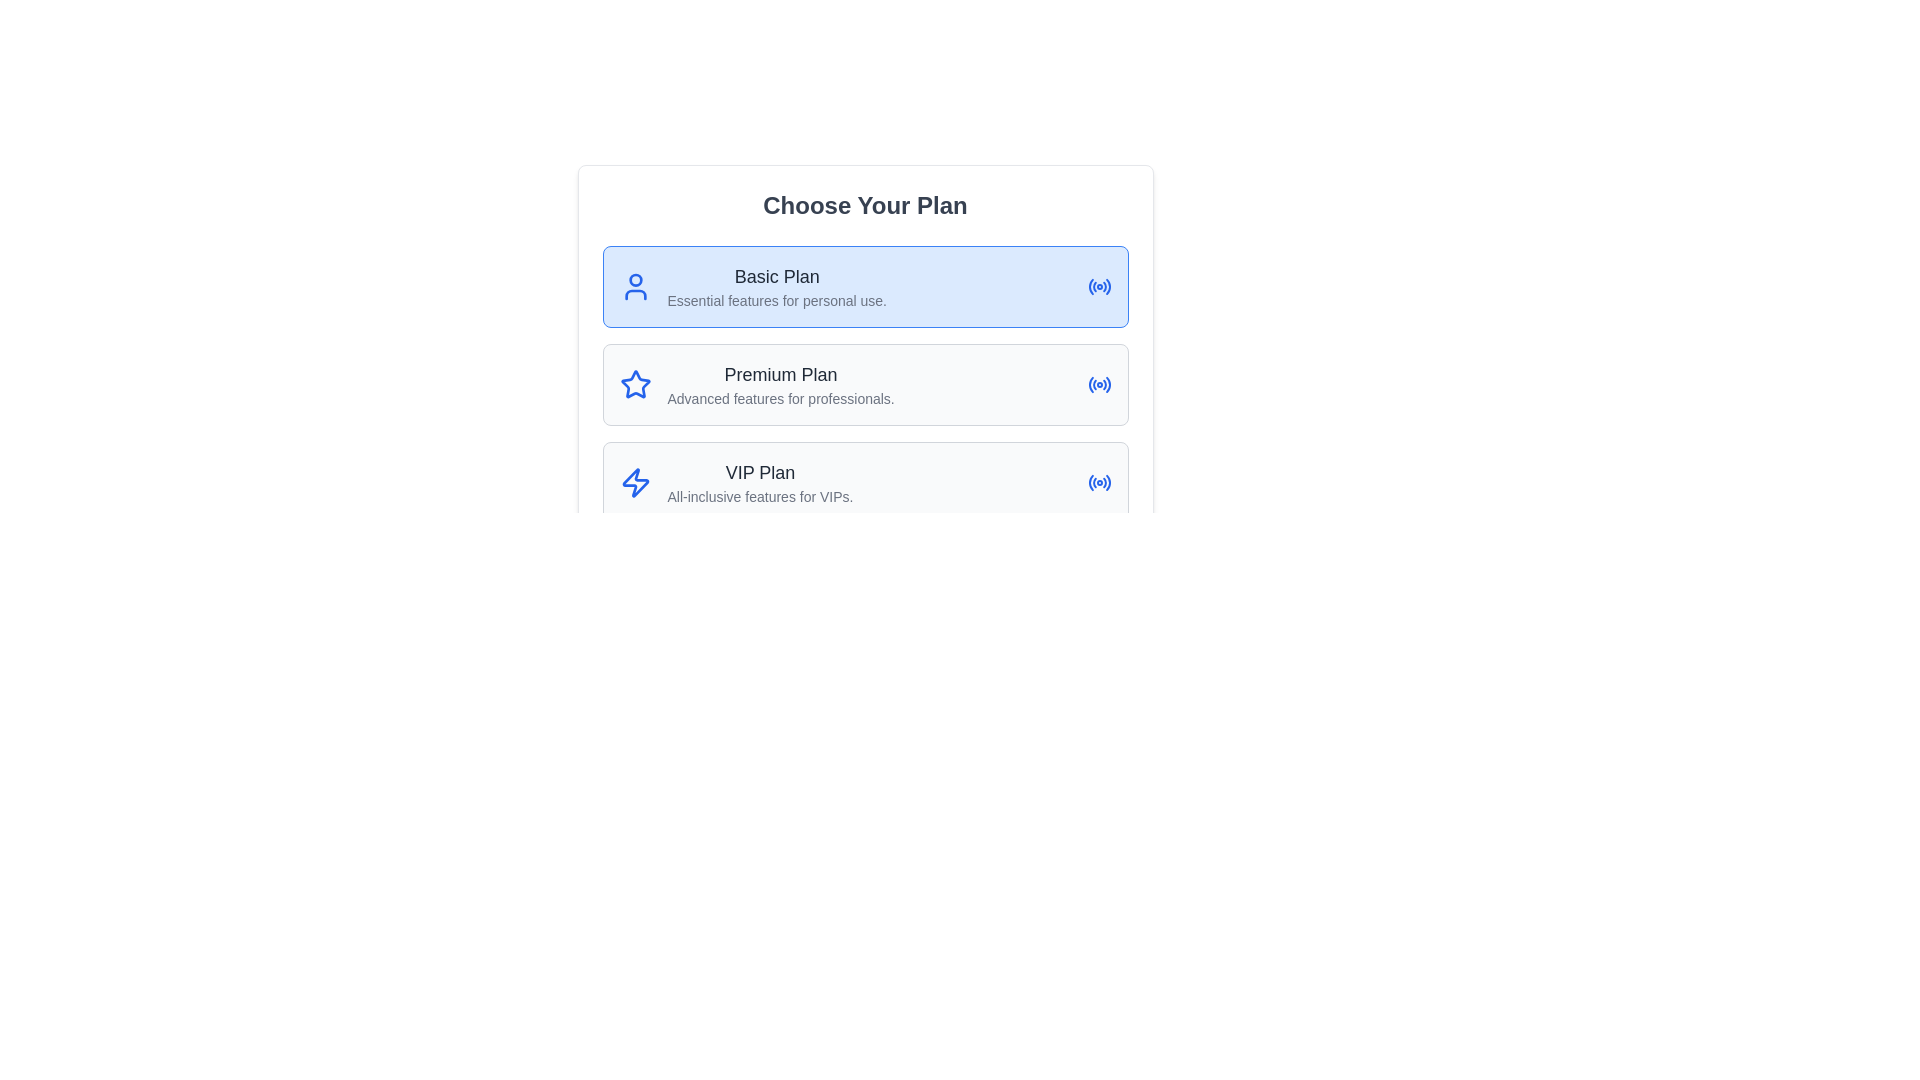 Image resolution: width=1920 pixels, height=1080 pixels. What do you see at coordinates (780, 398) in the screenshot?
I see `static text label that reads 'Advanced features for professionals.' located below the 'Premium Plan' title` at bounding box center [780, 398].